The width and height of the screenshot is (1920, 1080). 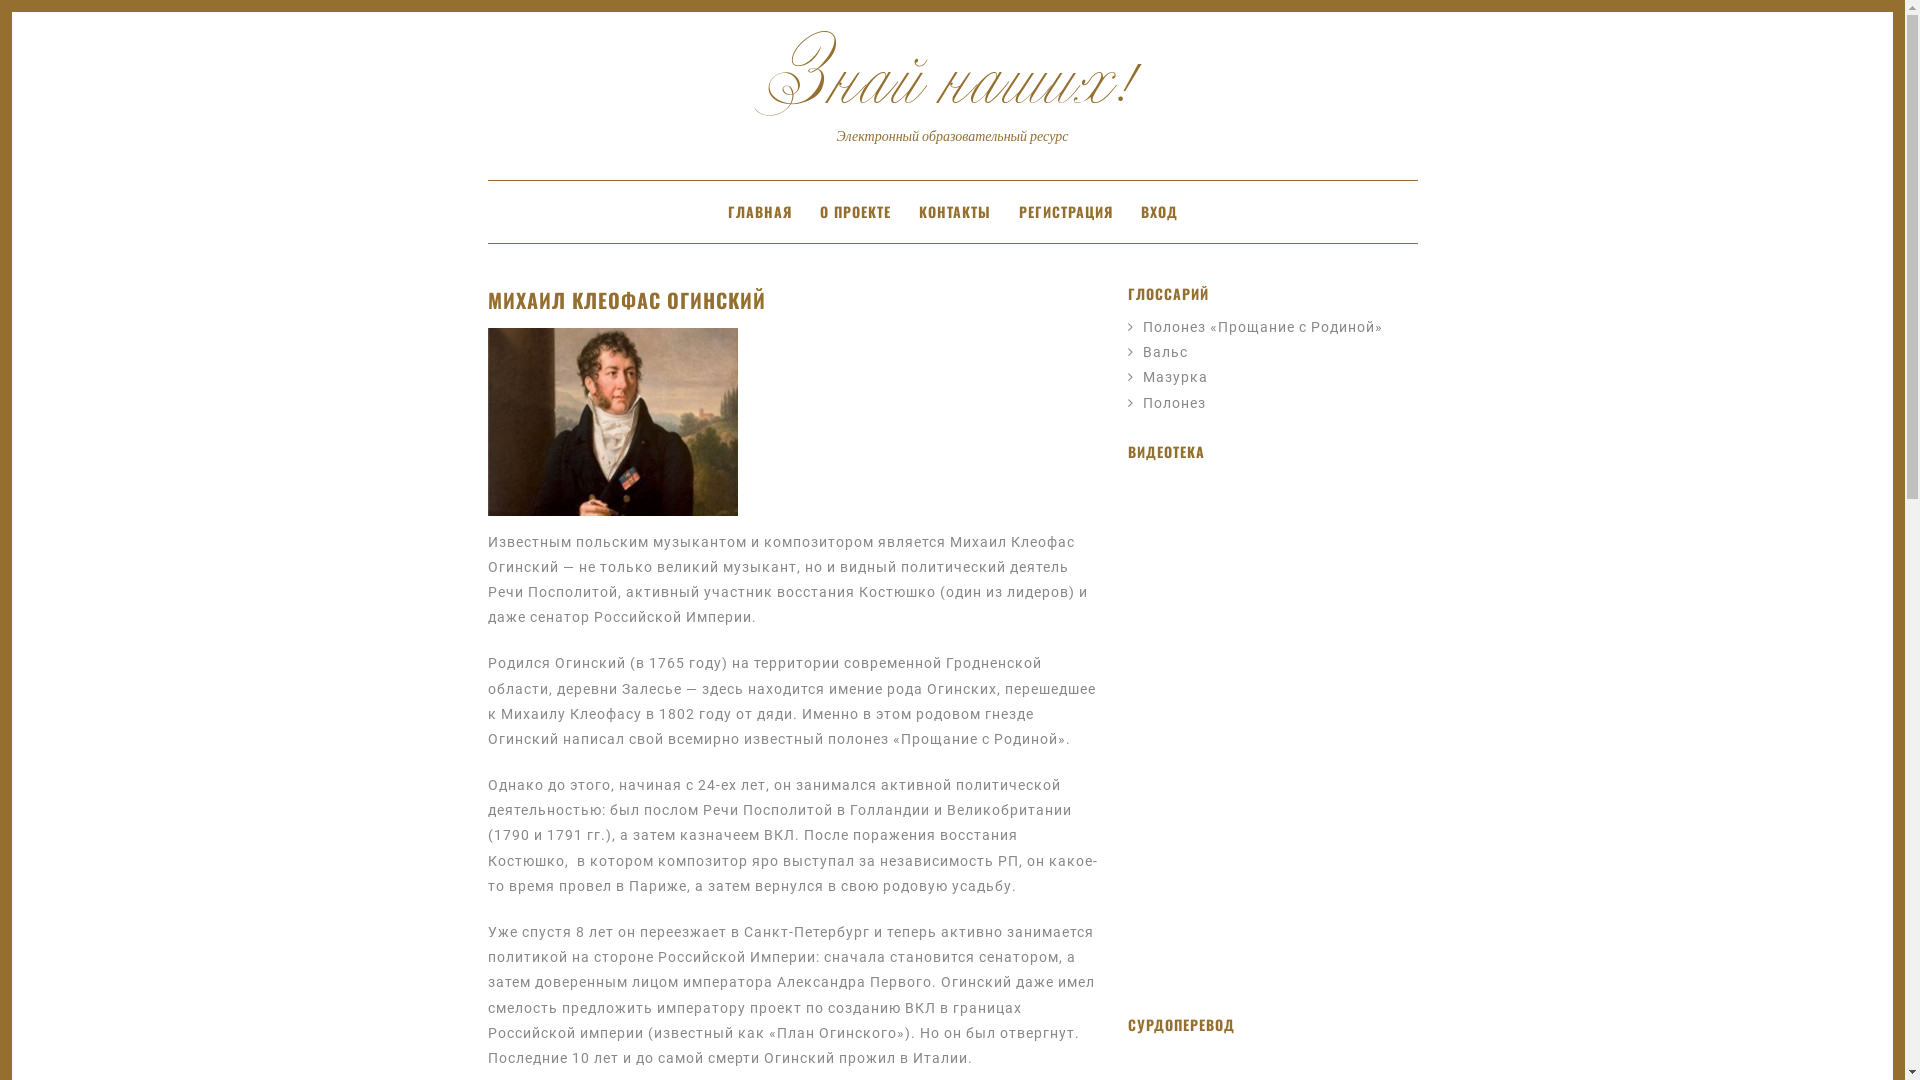 I want to click on 'SKIP TO CONTENT', so click(x=545, y=208).